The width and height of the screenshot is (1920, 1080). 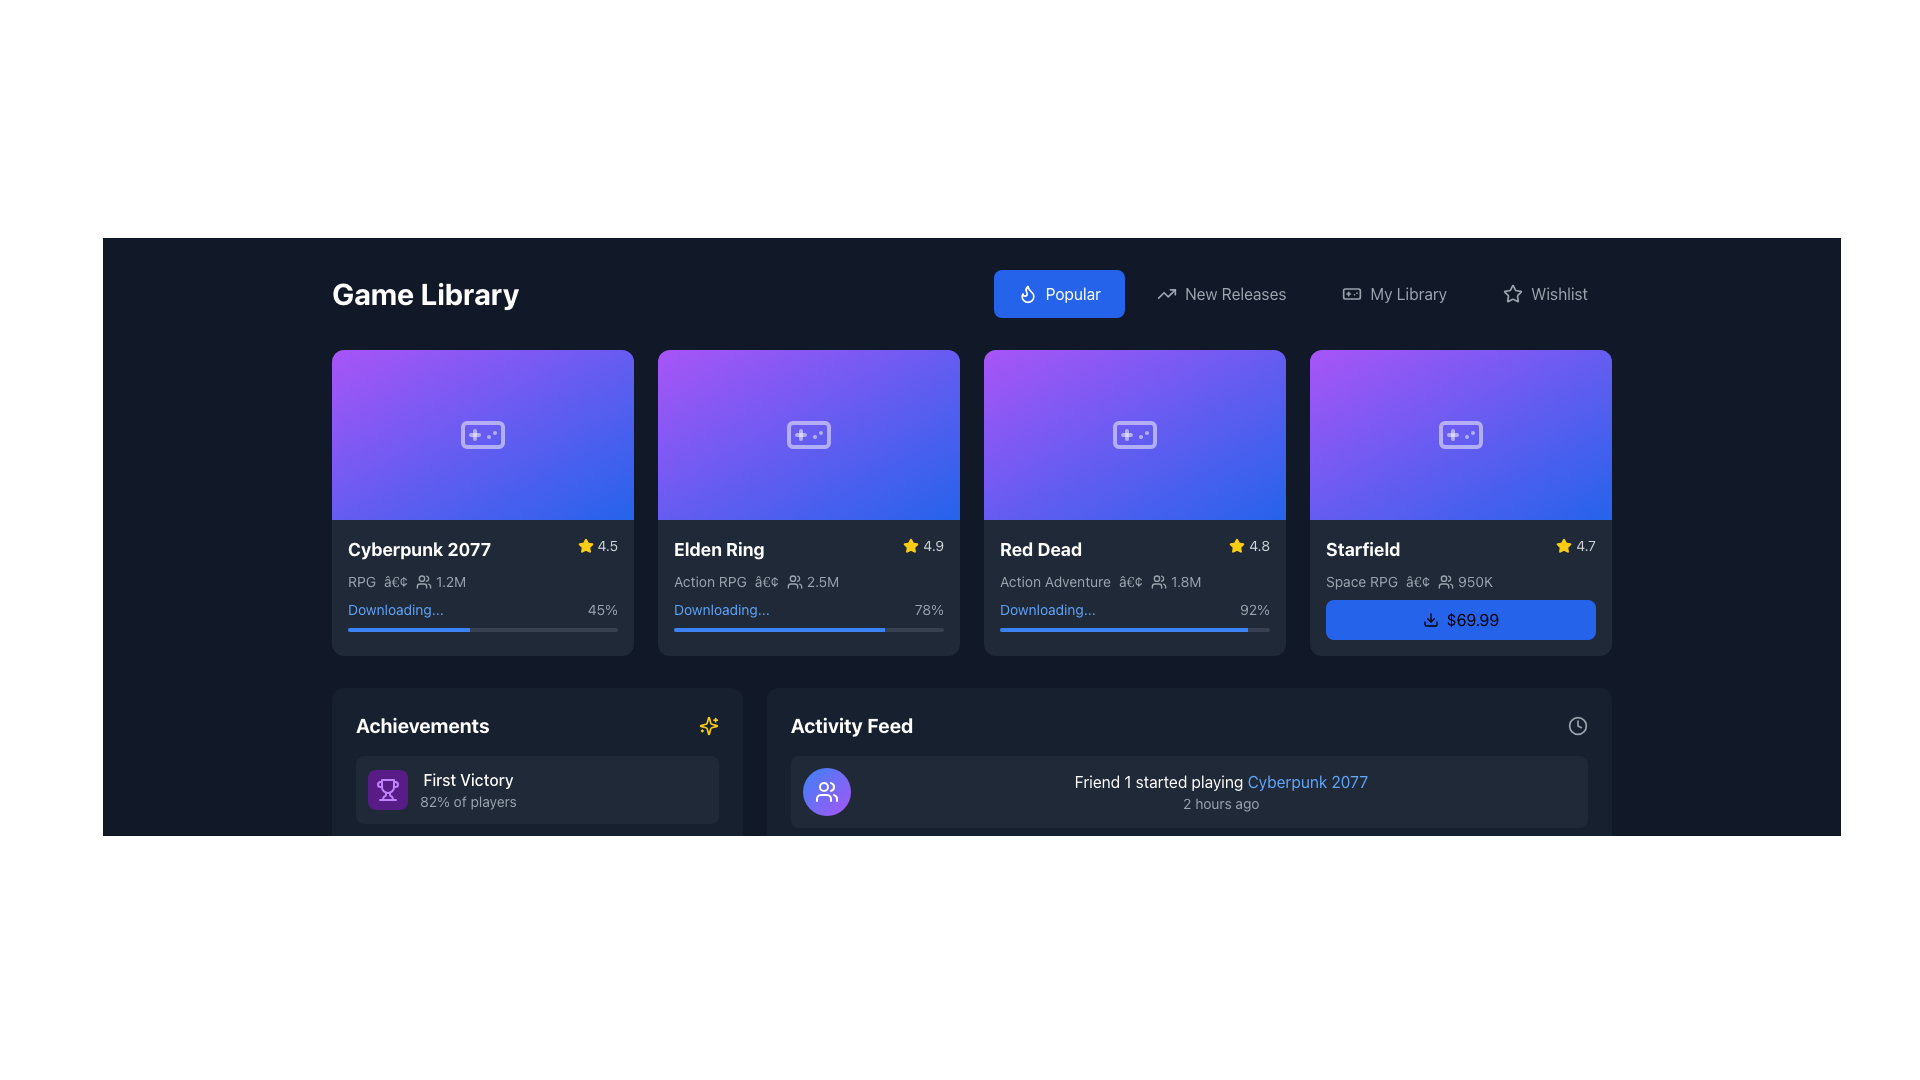 What do you see at coordinates (1558, 293) in the screenshot?
I see `the 'Wishlist' text label, which is displayed in light gray font and is located in the top-right corner of the navigation bar, following the star icon` at bounding box center [1558, 293].